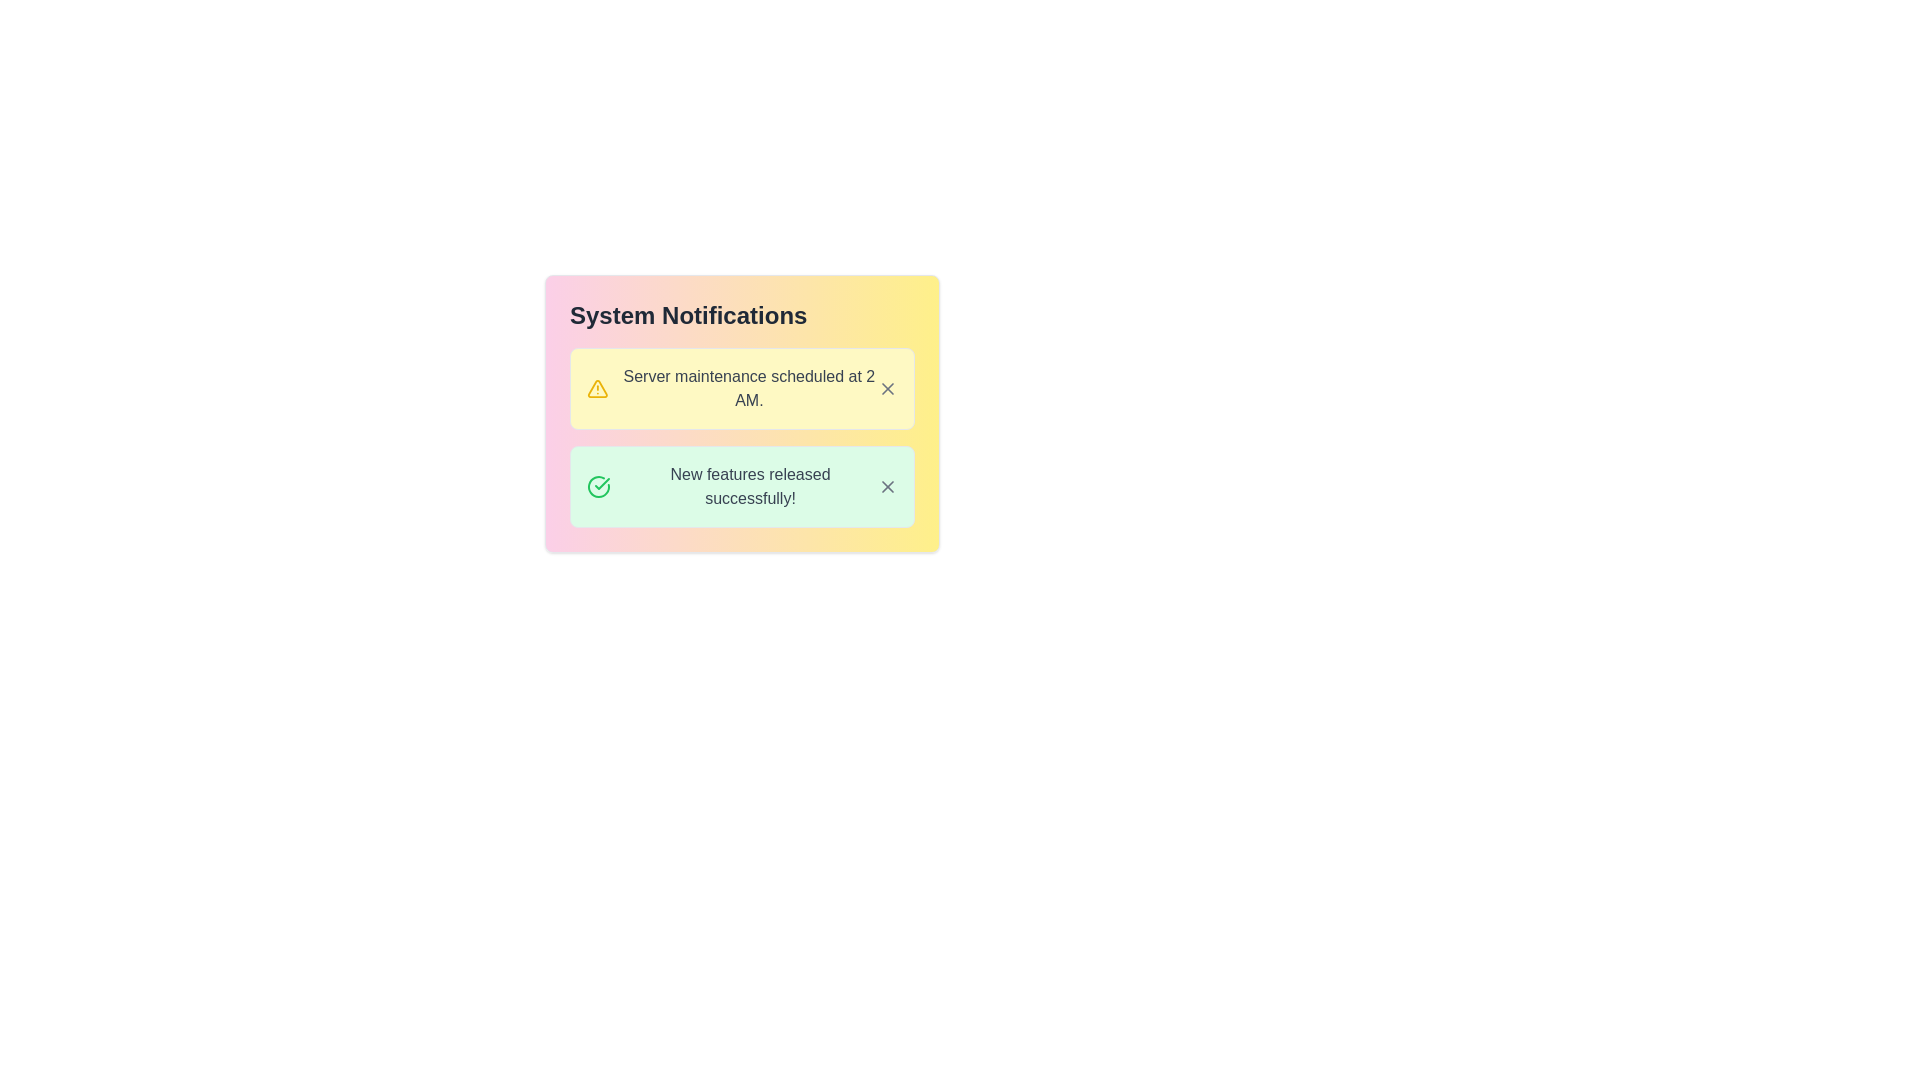 The image size is (1920, 1080). I want to click on notification message that informs the user of successful new feature releases, located as the second item in the notification panel, so click(731, 486).